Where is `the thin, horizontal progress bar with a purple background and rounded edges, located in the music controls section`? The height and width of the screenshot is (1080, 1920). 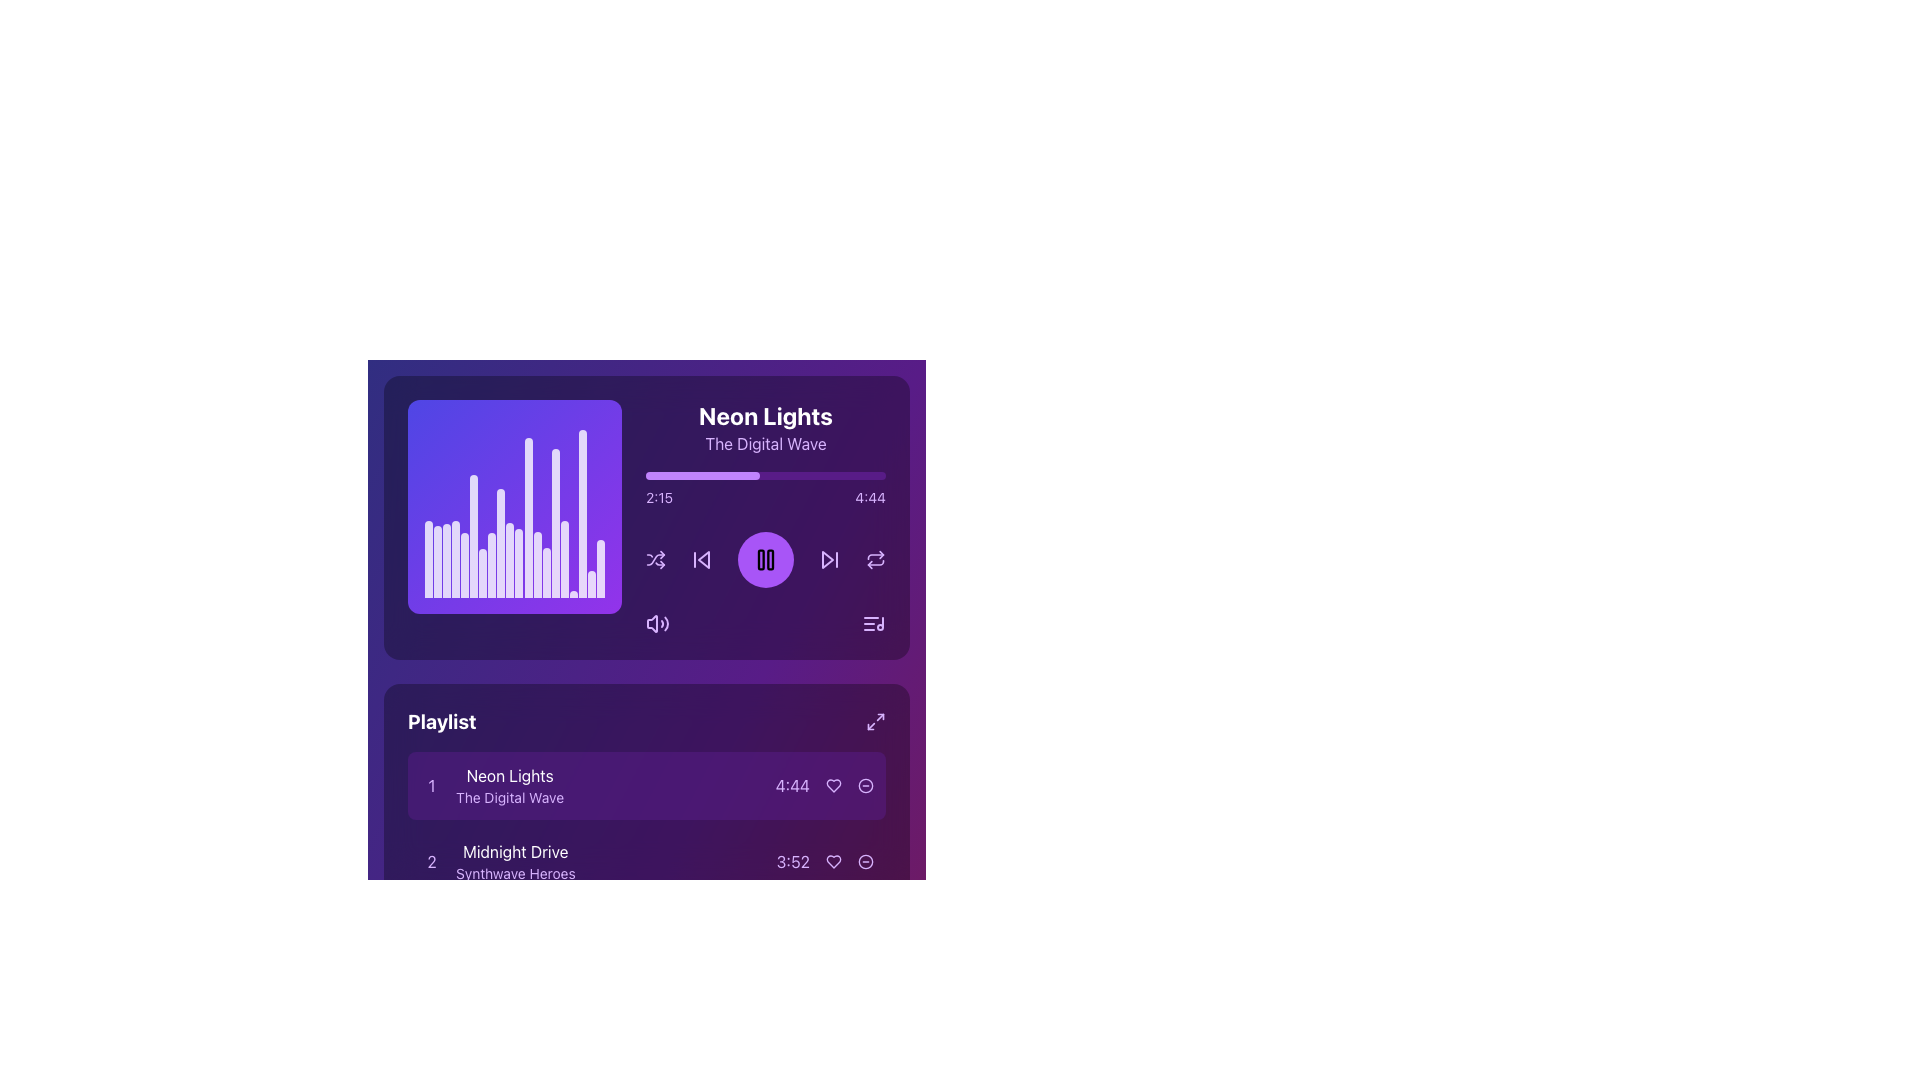
the thin, horizontal progress bar with a purple background and rounded edges, located in the music controls section is located at coordinates (765, 475).